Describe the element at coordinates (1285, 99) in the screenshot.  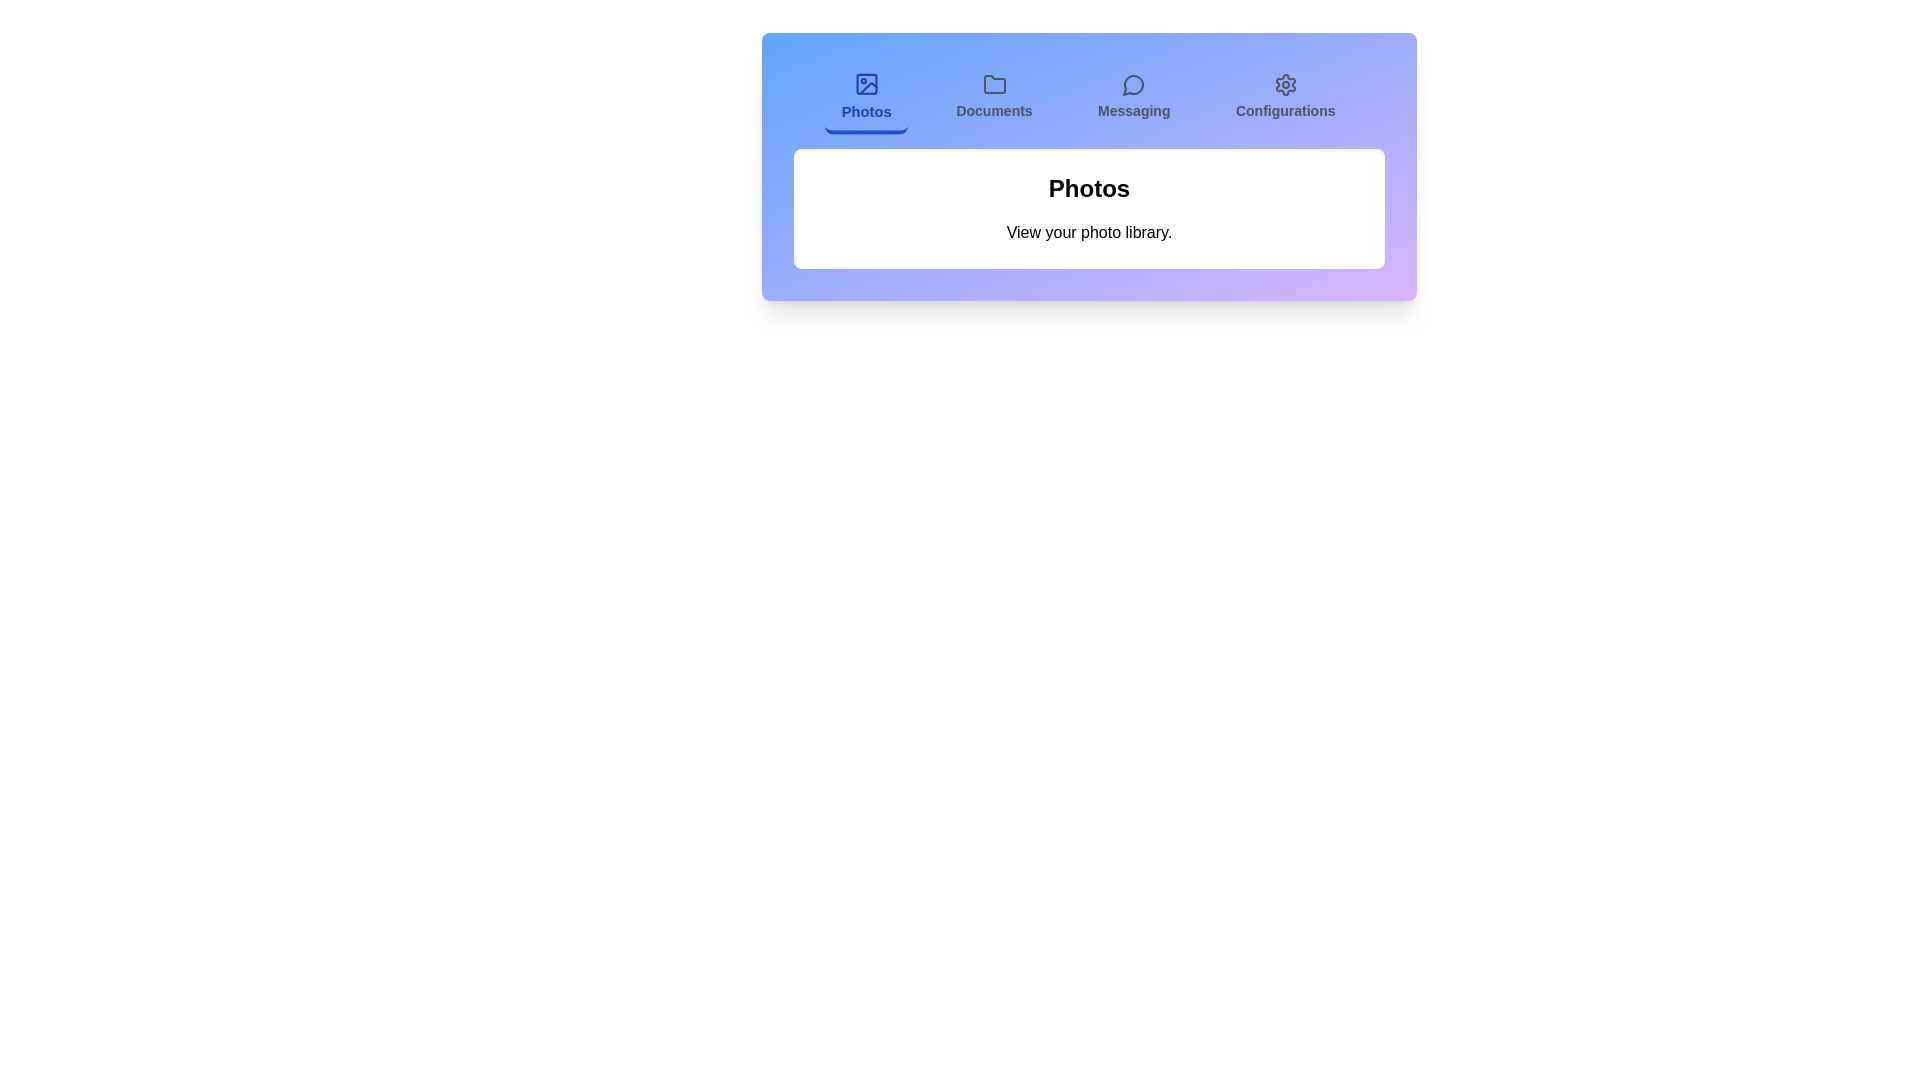
I see `the tab labeled Configurations to view its content` at that location.